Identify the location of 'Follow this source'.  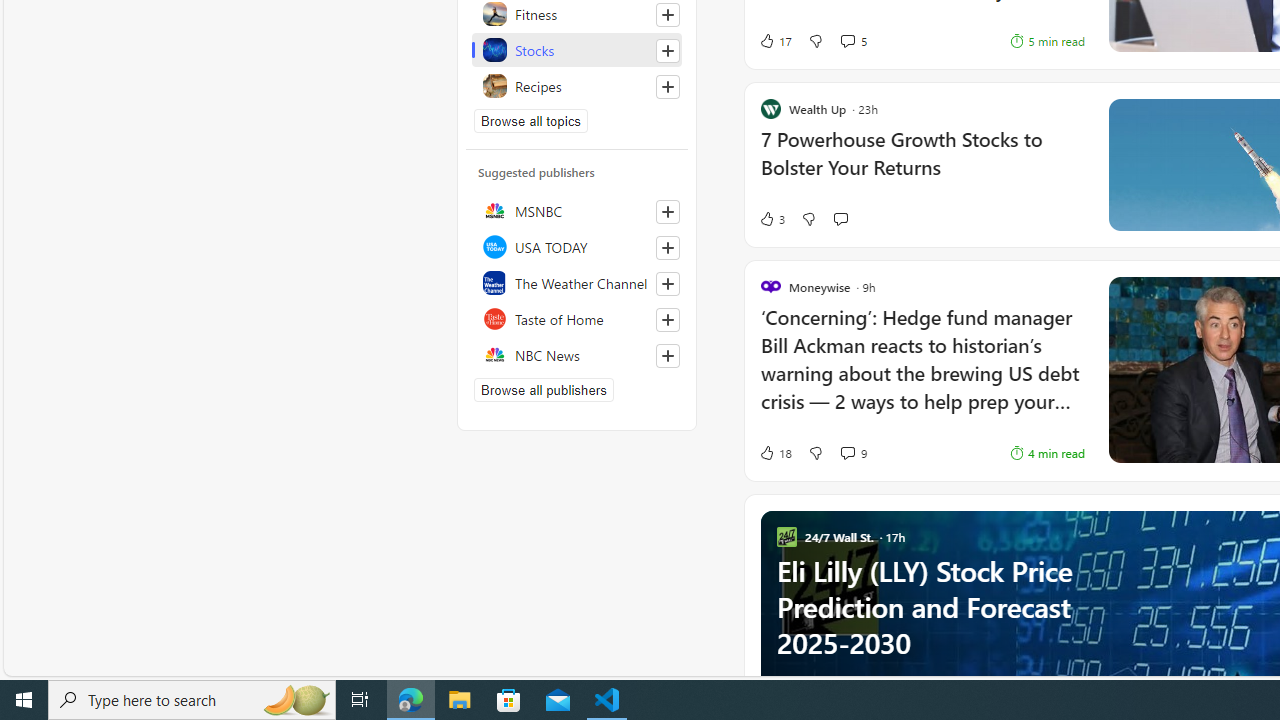
(667, 355).